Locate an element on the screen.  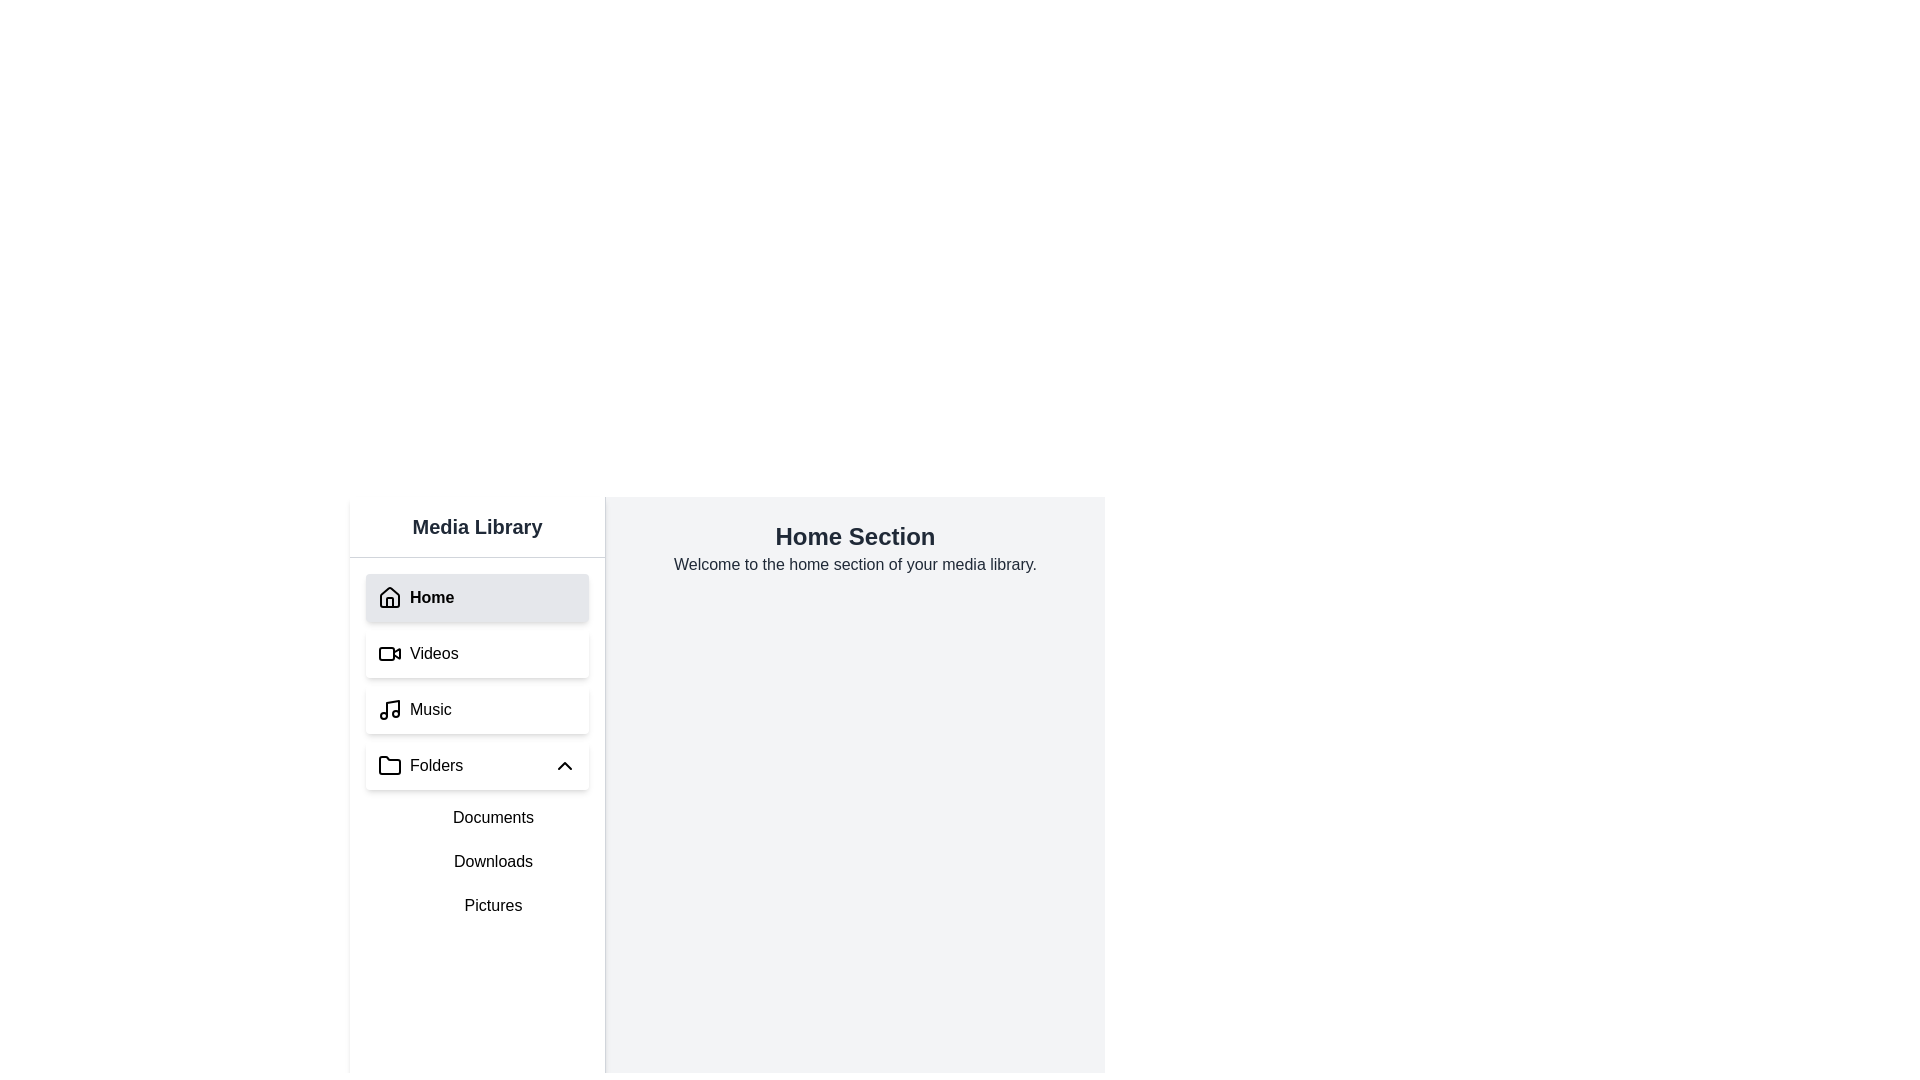
the 'Music' label in the left-hand navigation menu is located at coordinates (429, 708).